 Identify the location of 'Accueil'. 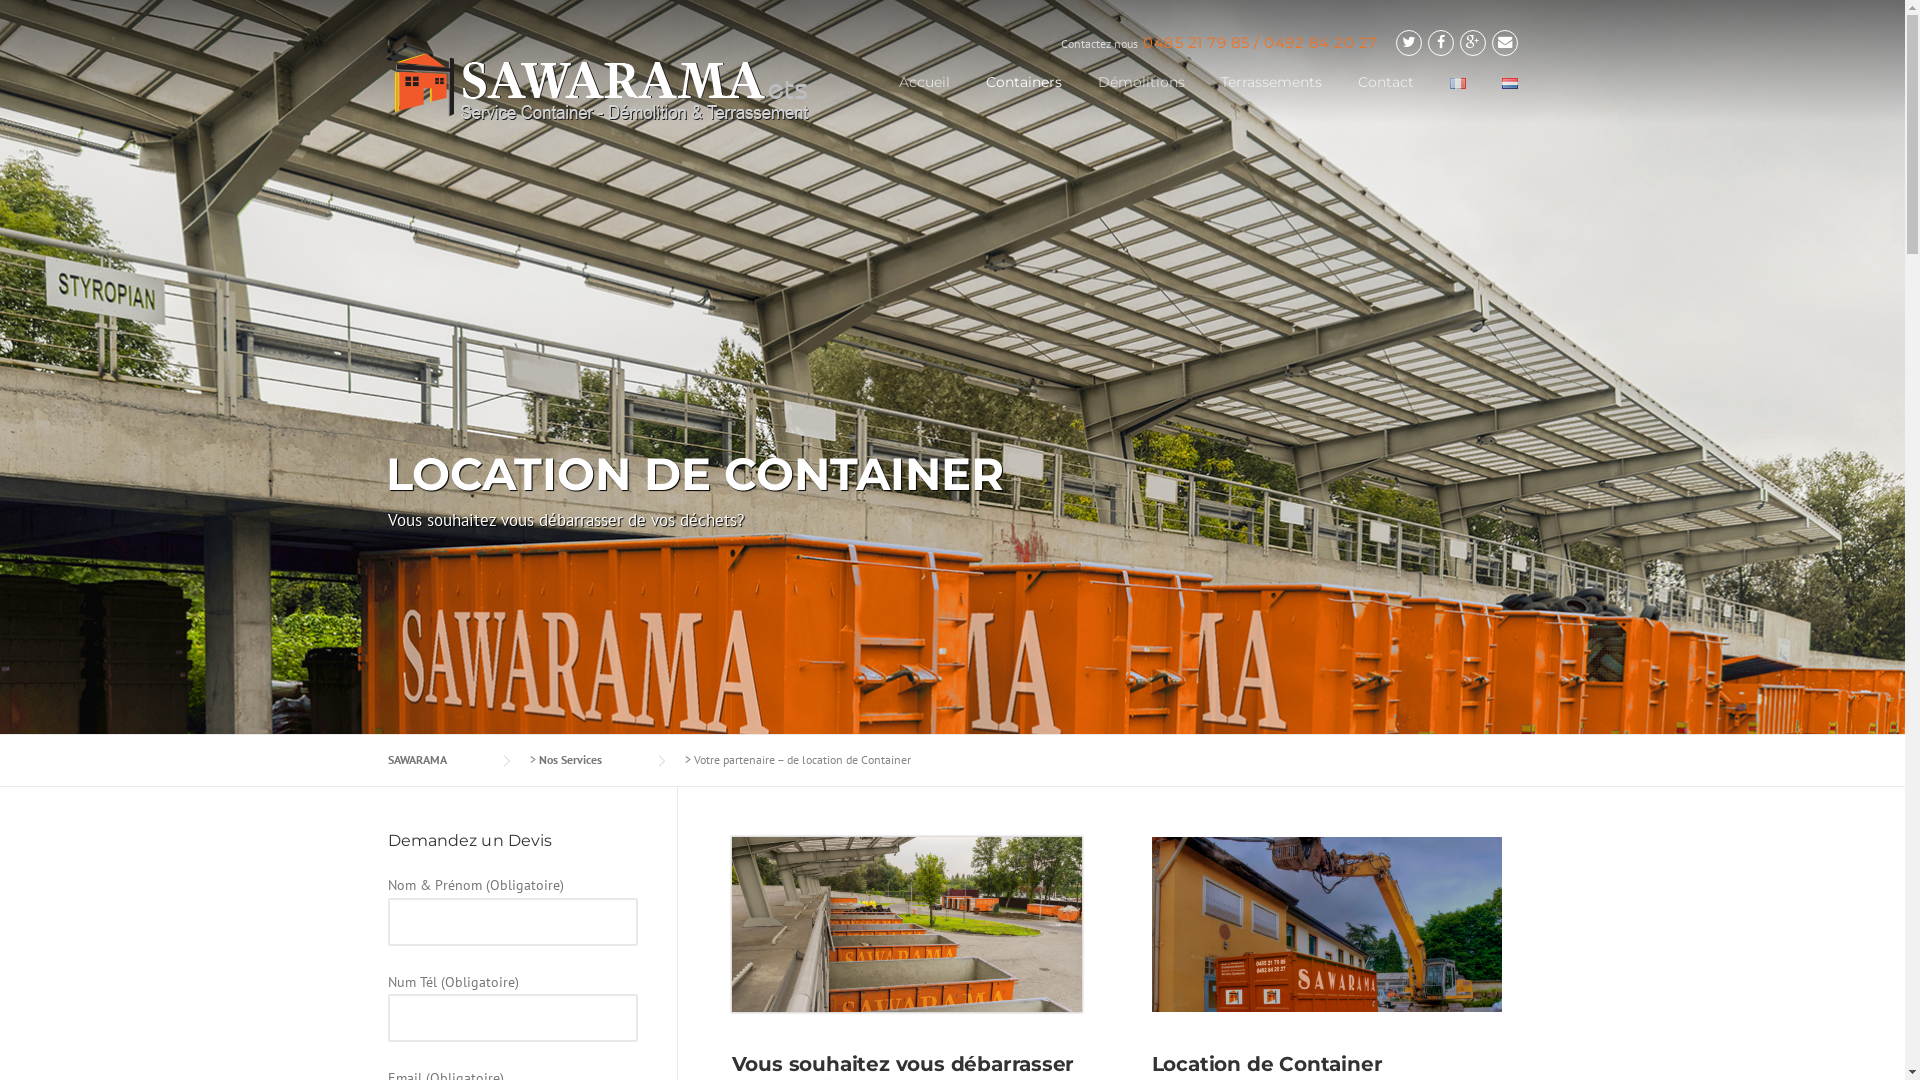
(922, 97).